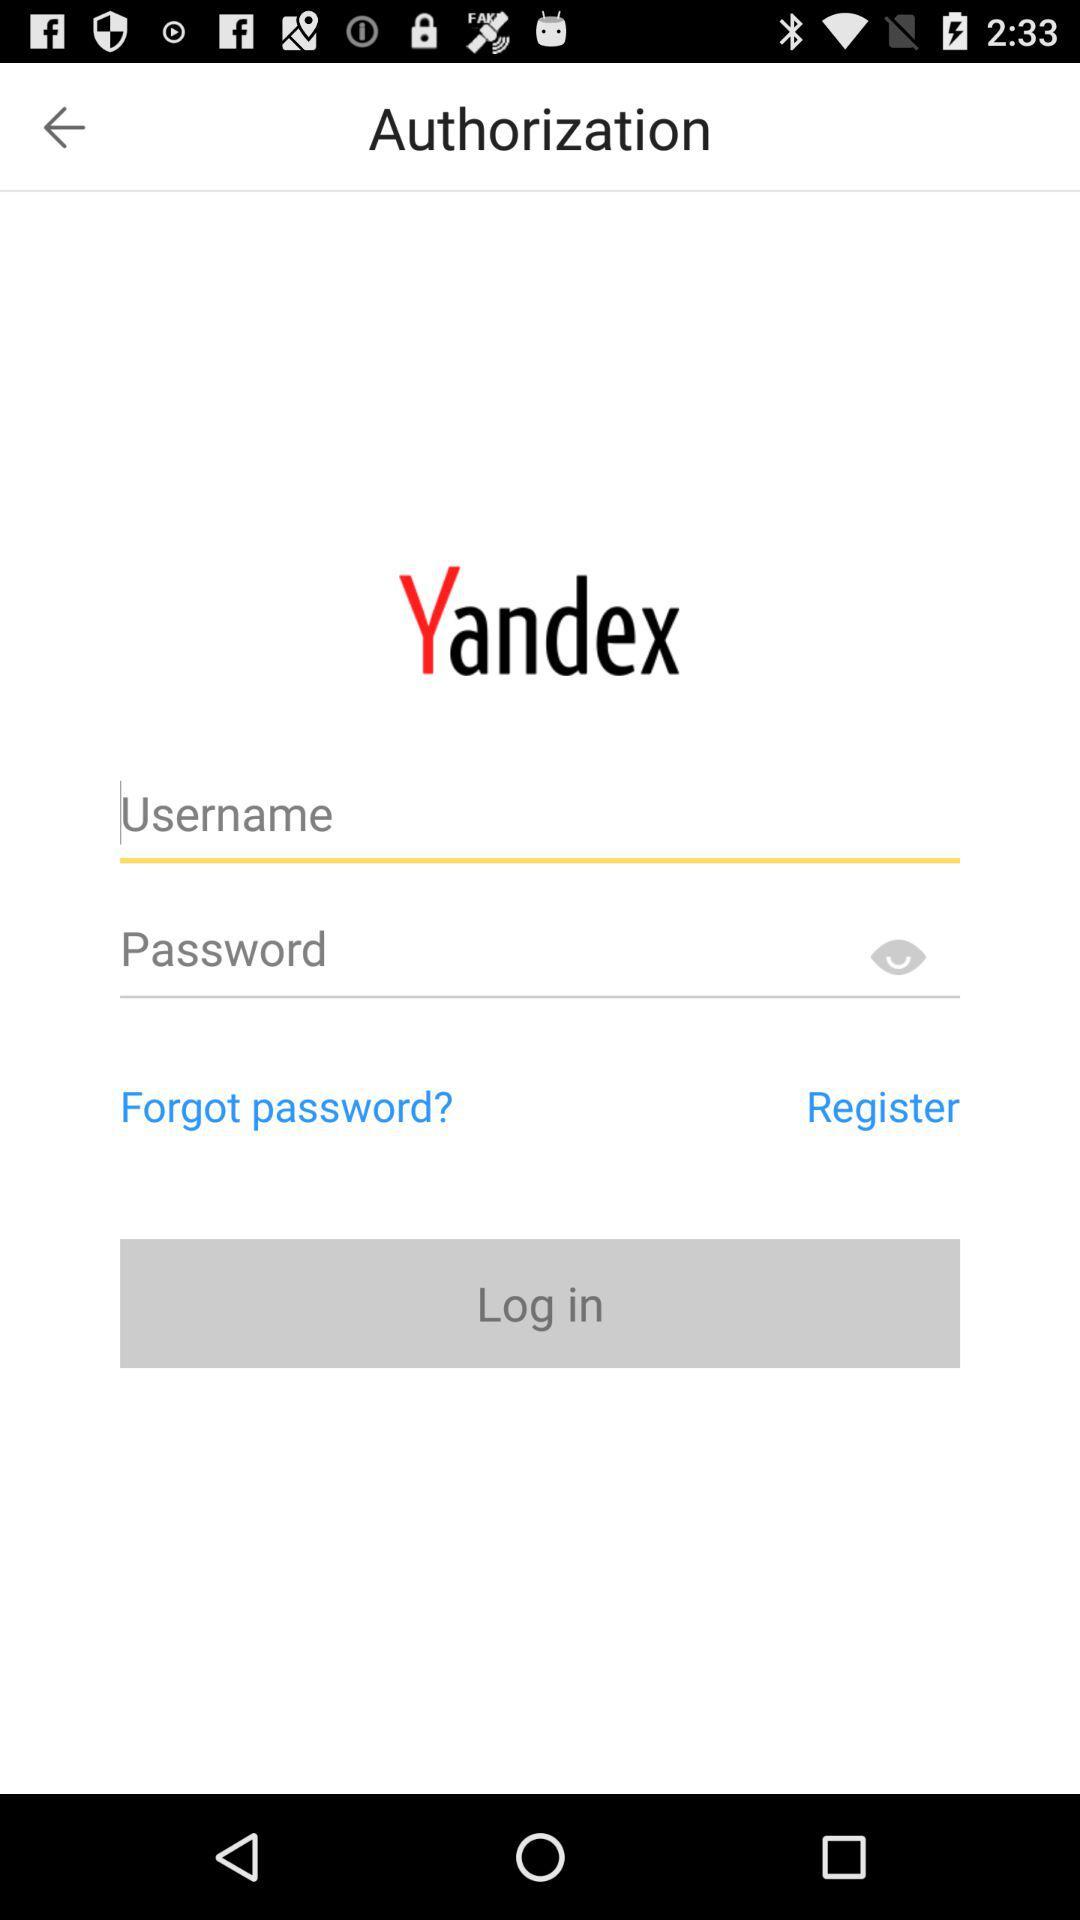  I want to click on item below forgot password? item, so click(540, 1303).